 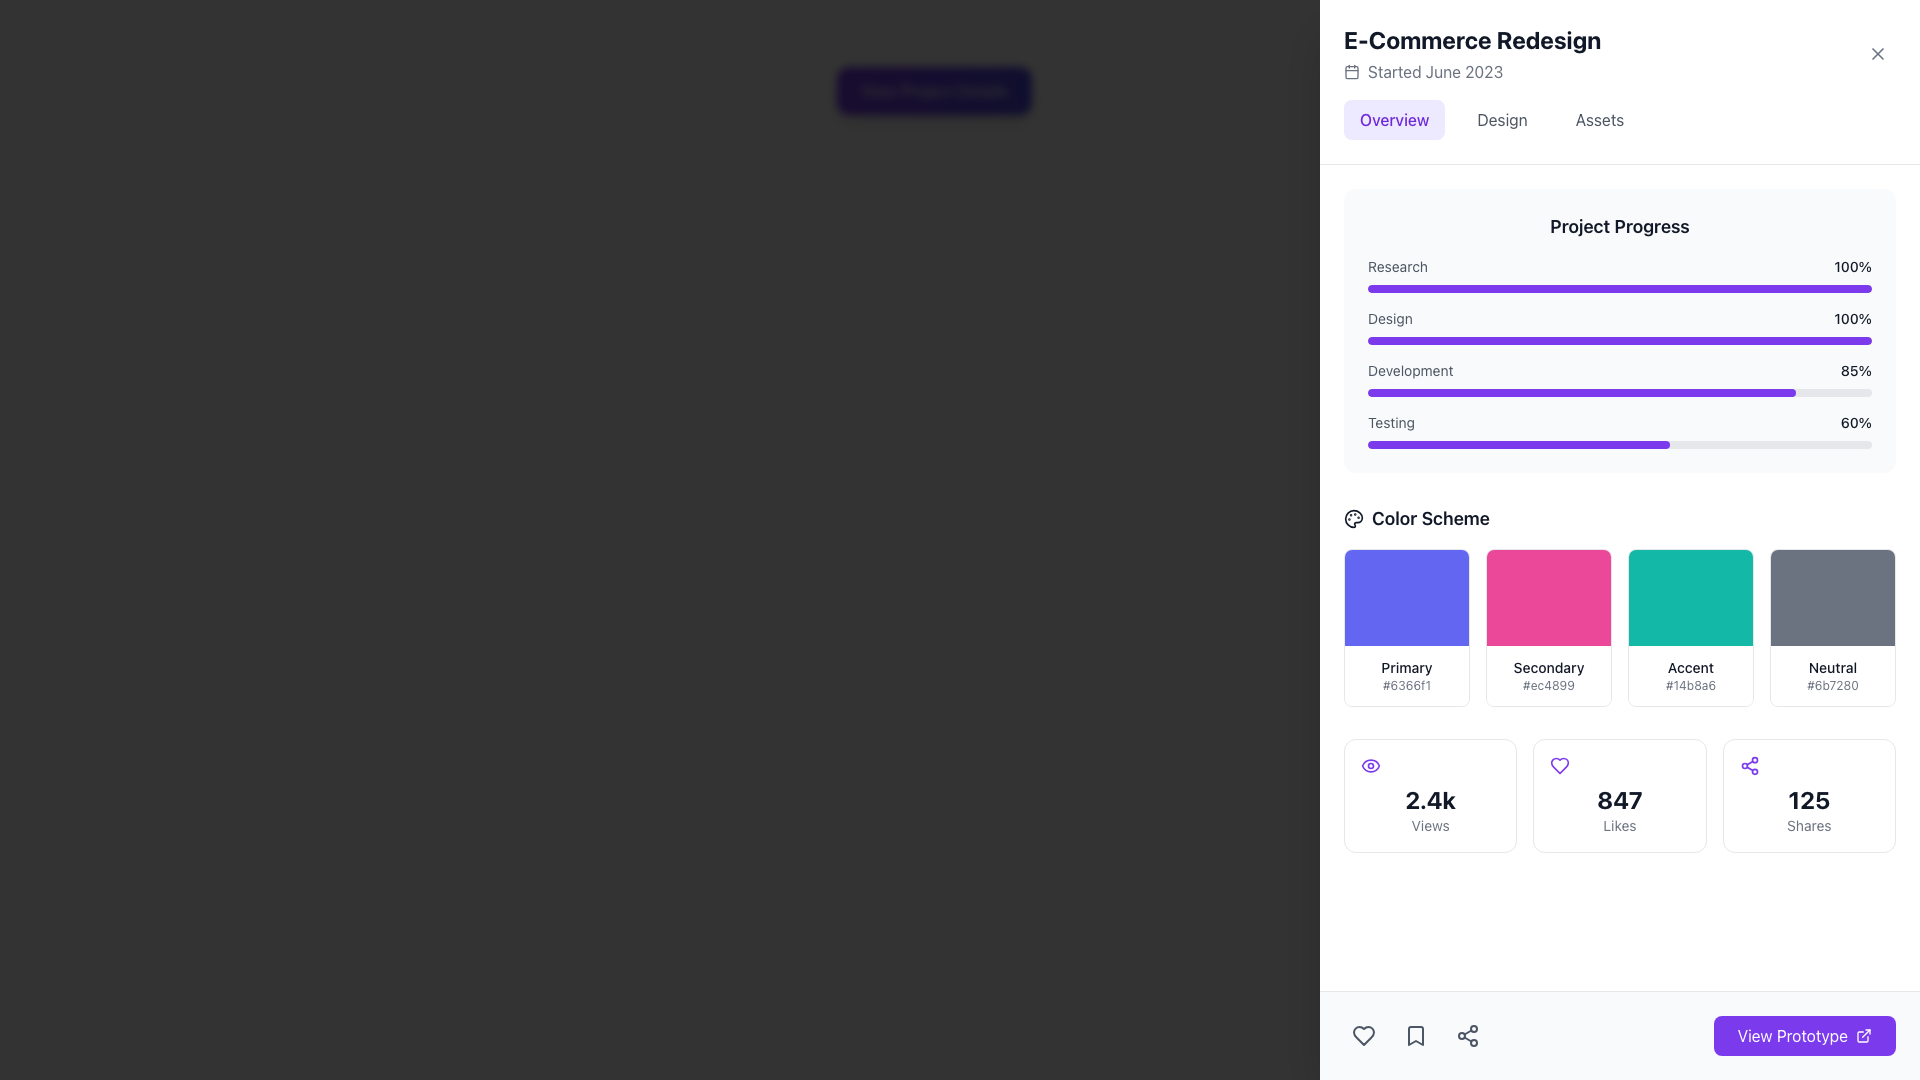 I want to click on the text label indicating the specific hex color value for the 'Secondary' block in the 'Color Scheme' section, so click(x=1548, y=685).